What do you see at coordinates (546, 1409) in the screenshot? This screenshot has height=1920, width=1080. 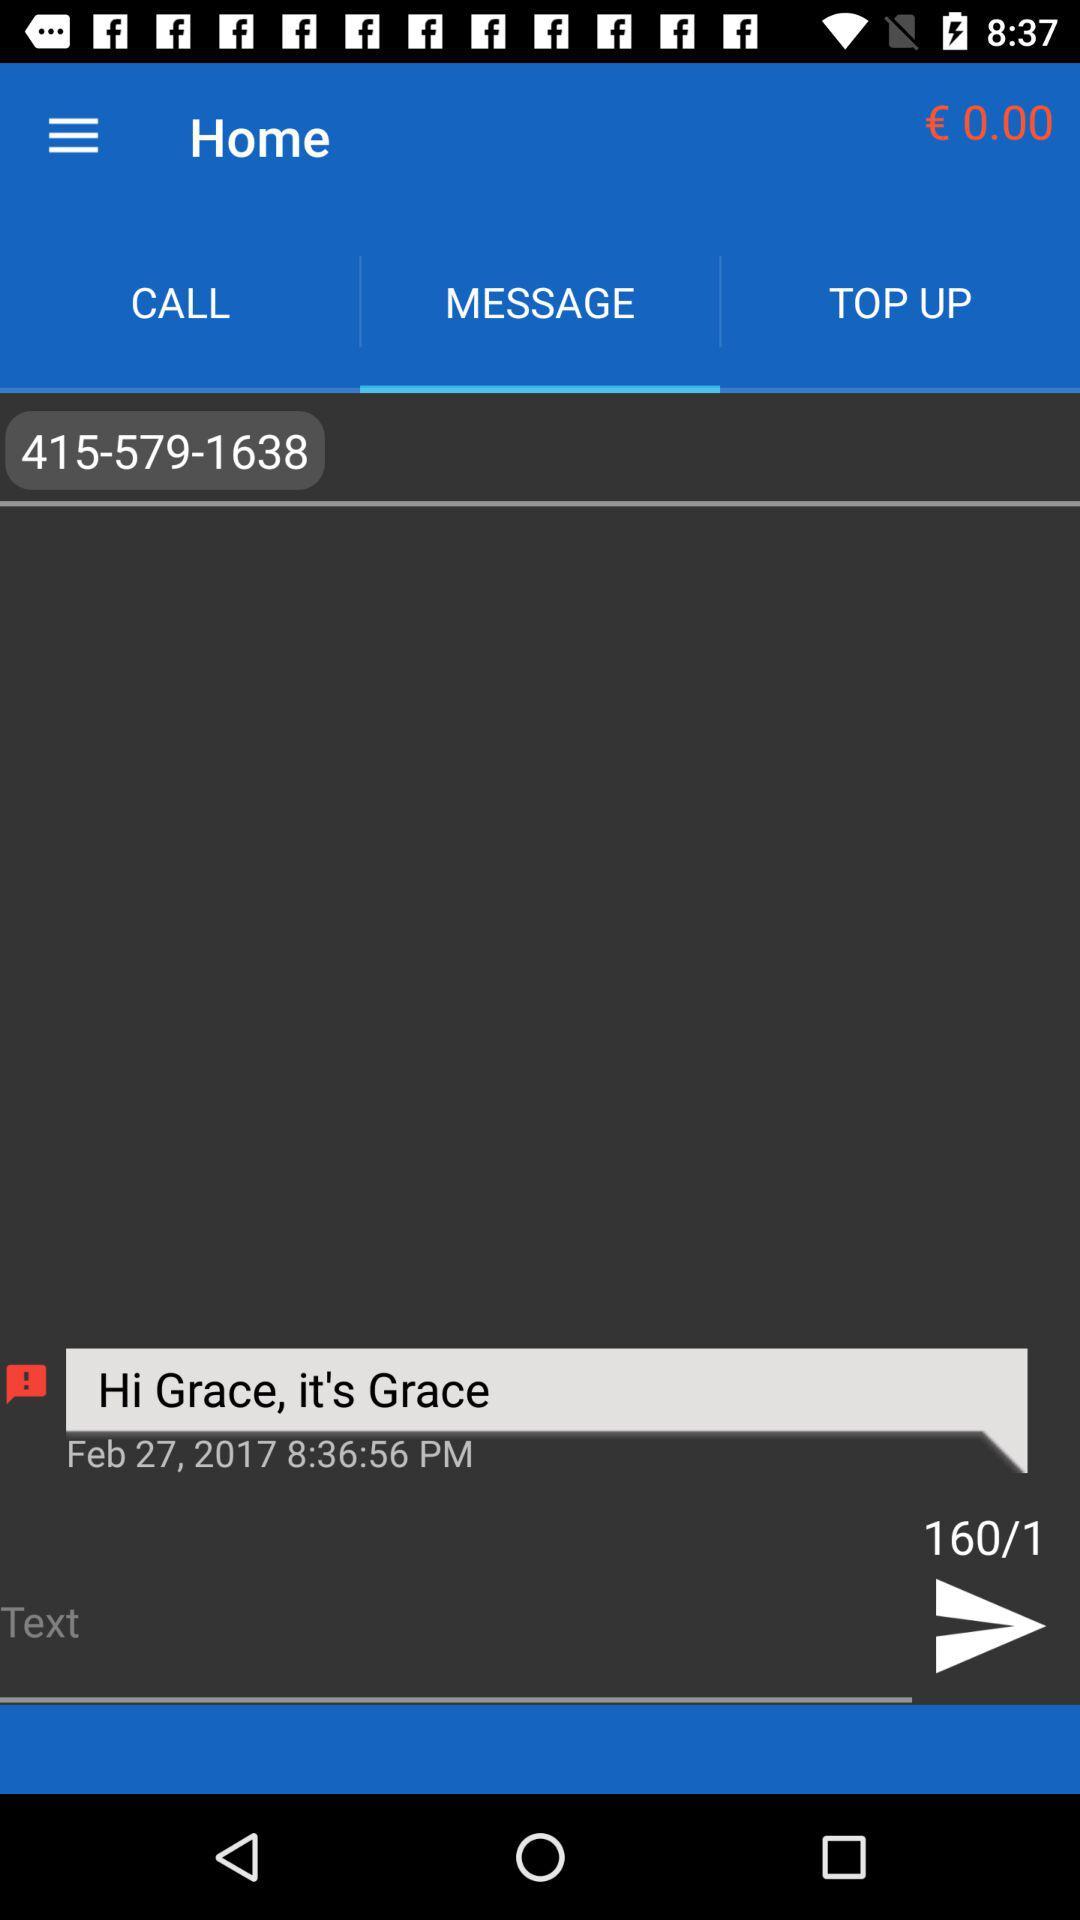 I see `item above the 160/1 icon` at bounding box center [546, 1409].